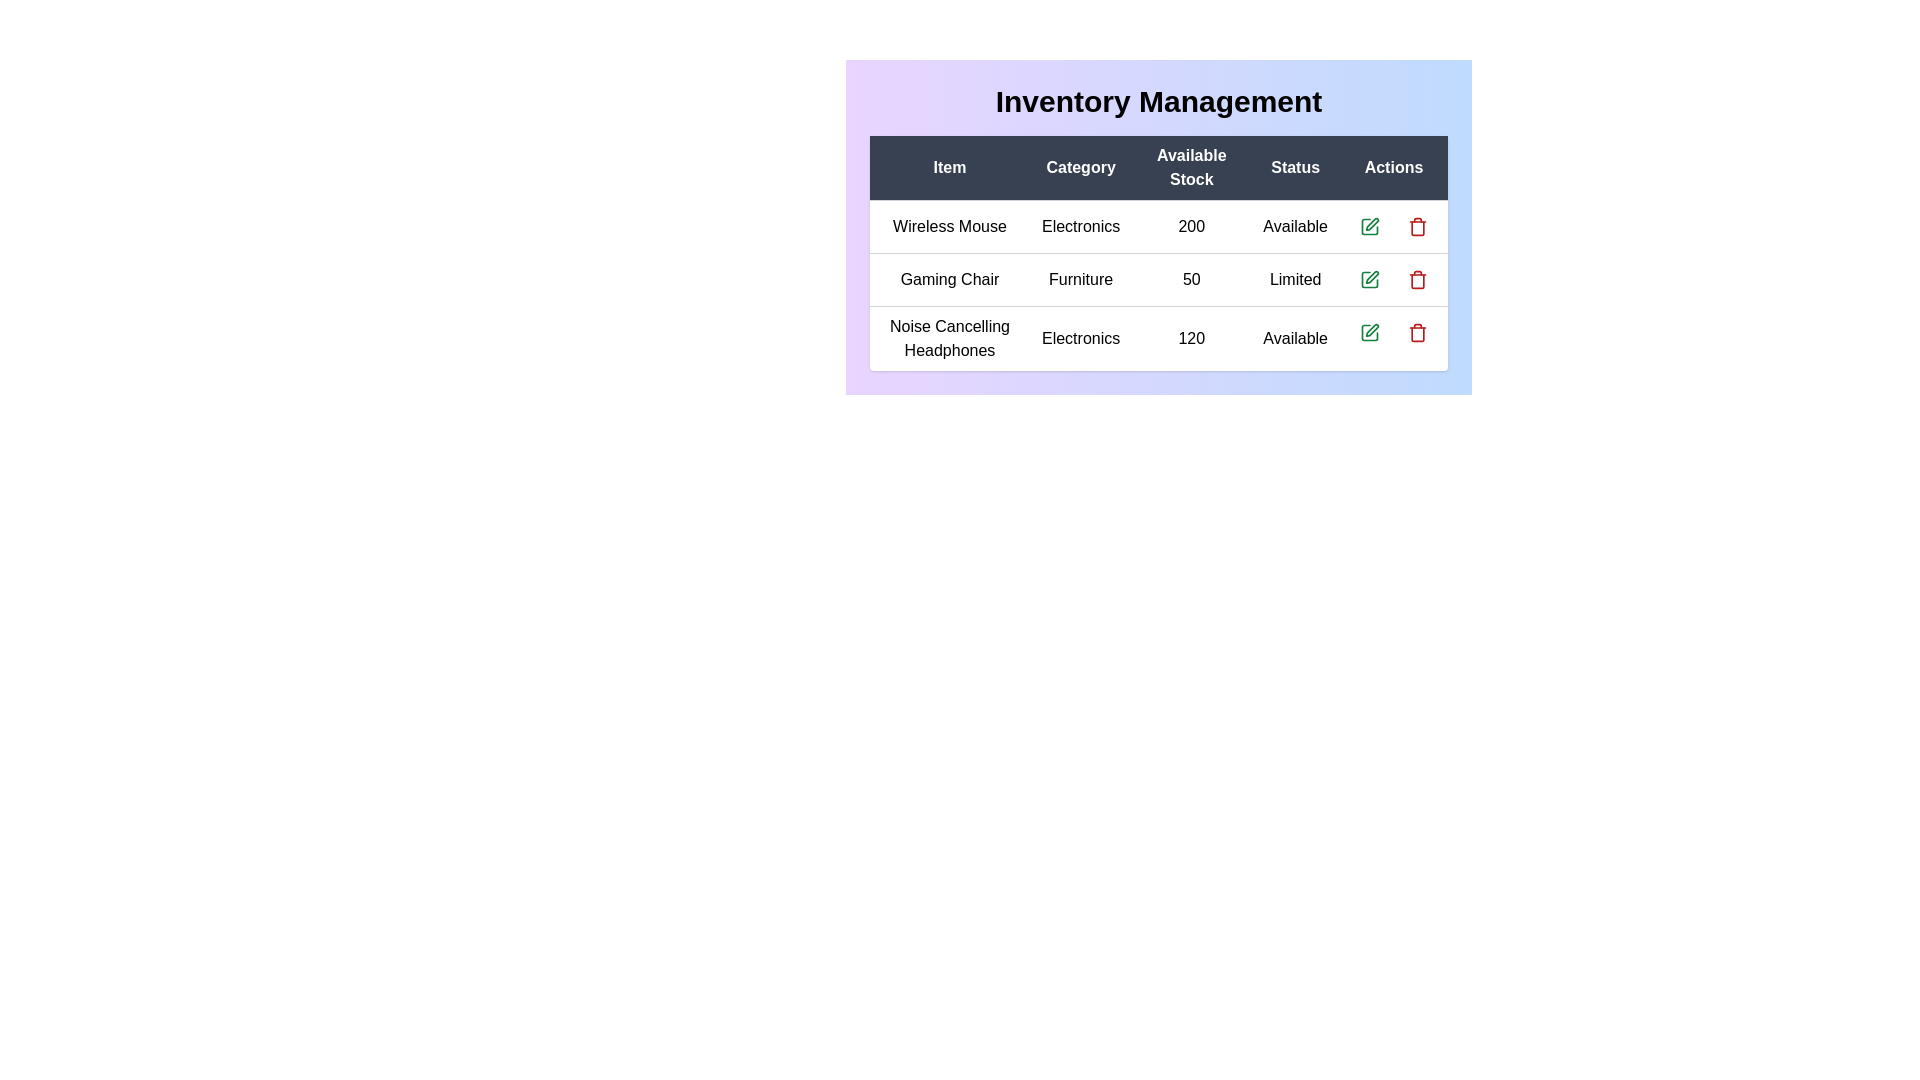 The height and width of the screenshot is (1080, 1920). What do you see at coordinates (1158, 337) in the screenshot?
I see `the row corresponding to Noise Cancelling Headphones` at bounding box center [1158, 337].